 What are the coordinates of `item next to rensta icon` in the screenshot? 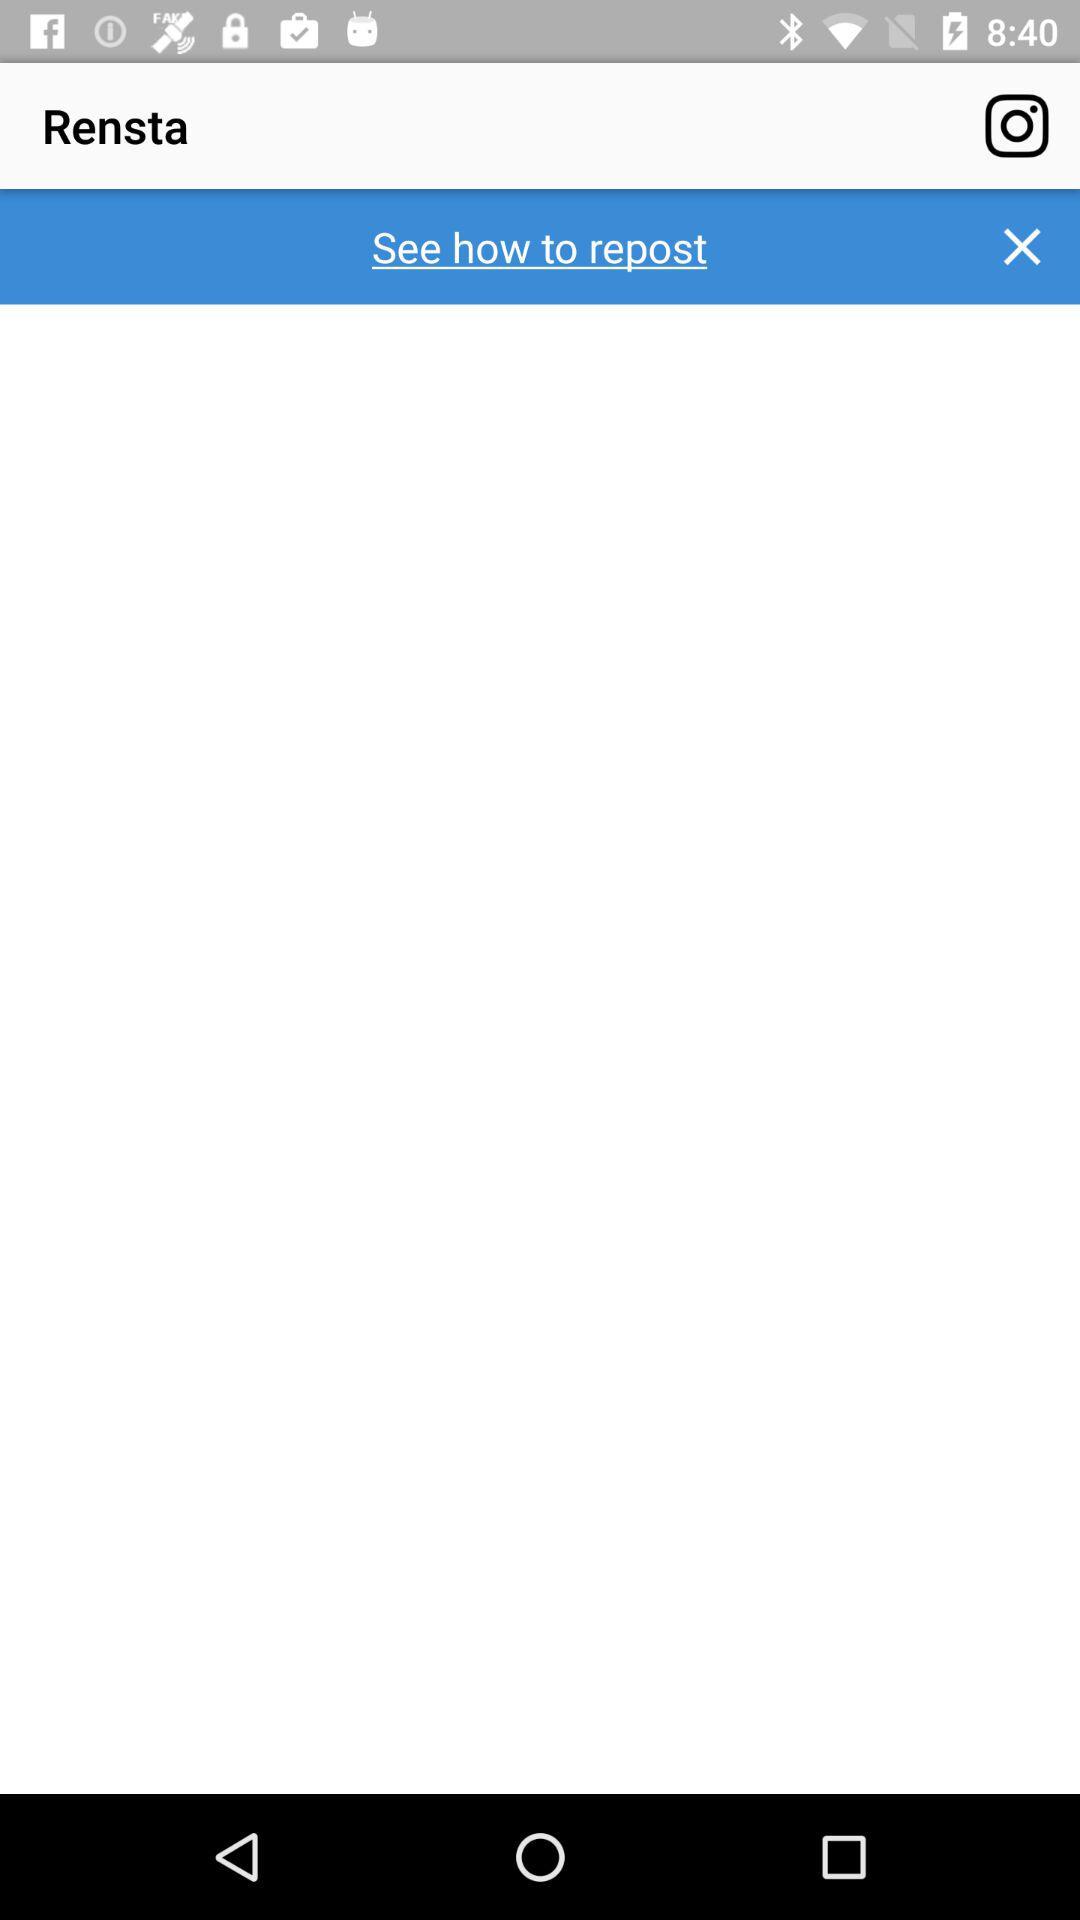 It's located at (1017, 124).